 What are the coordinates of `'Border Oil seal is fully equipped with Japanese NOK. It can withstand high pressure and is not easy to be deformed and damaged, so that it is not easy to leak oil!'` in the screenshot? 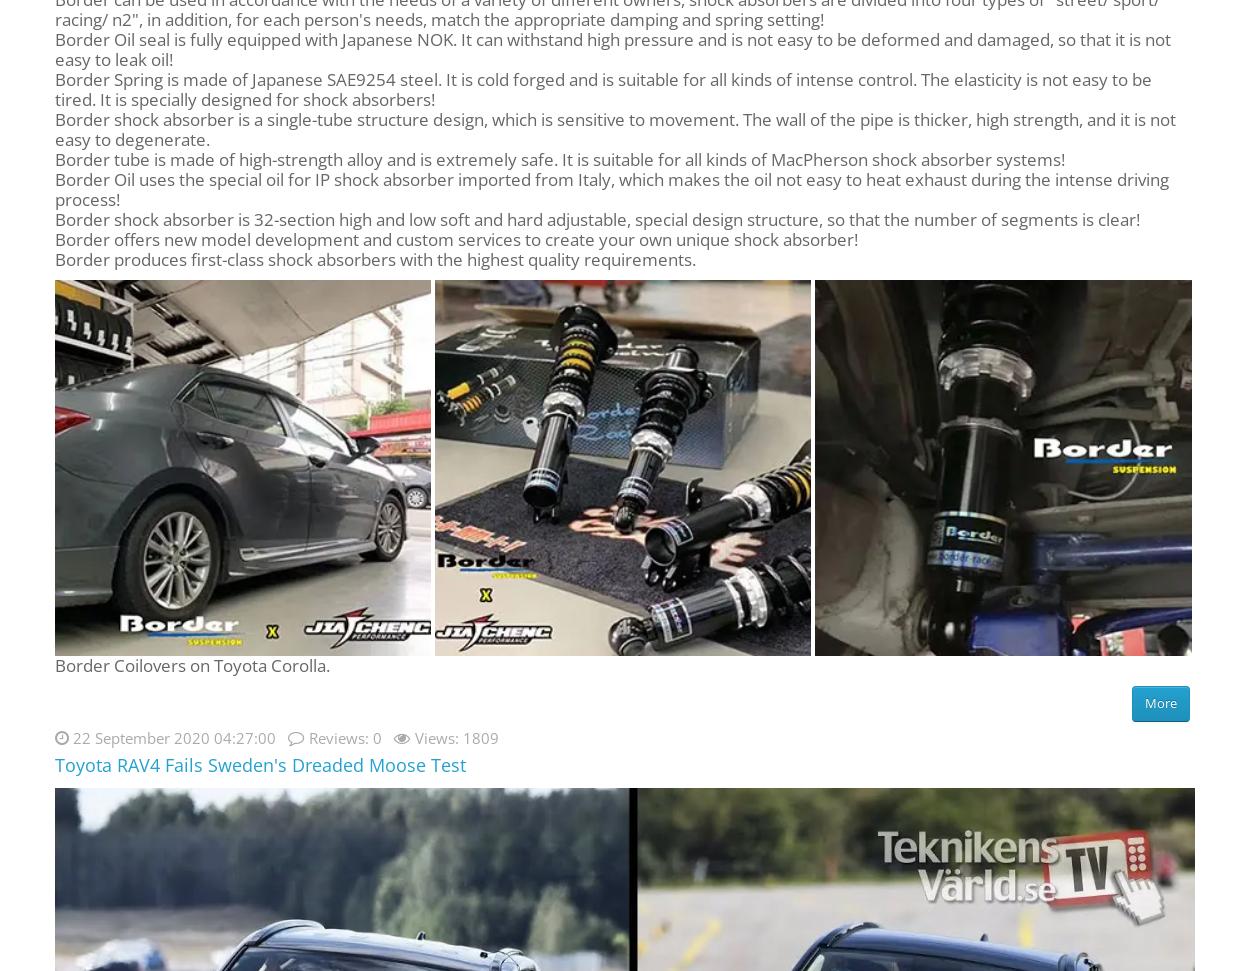 It's located at (612, 48).